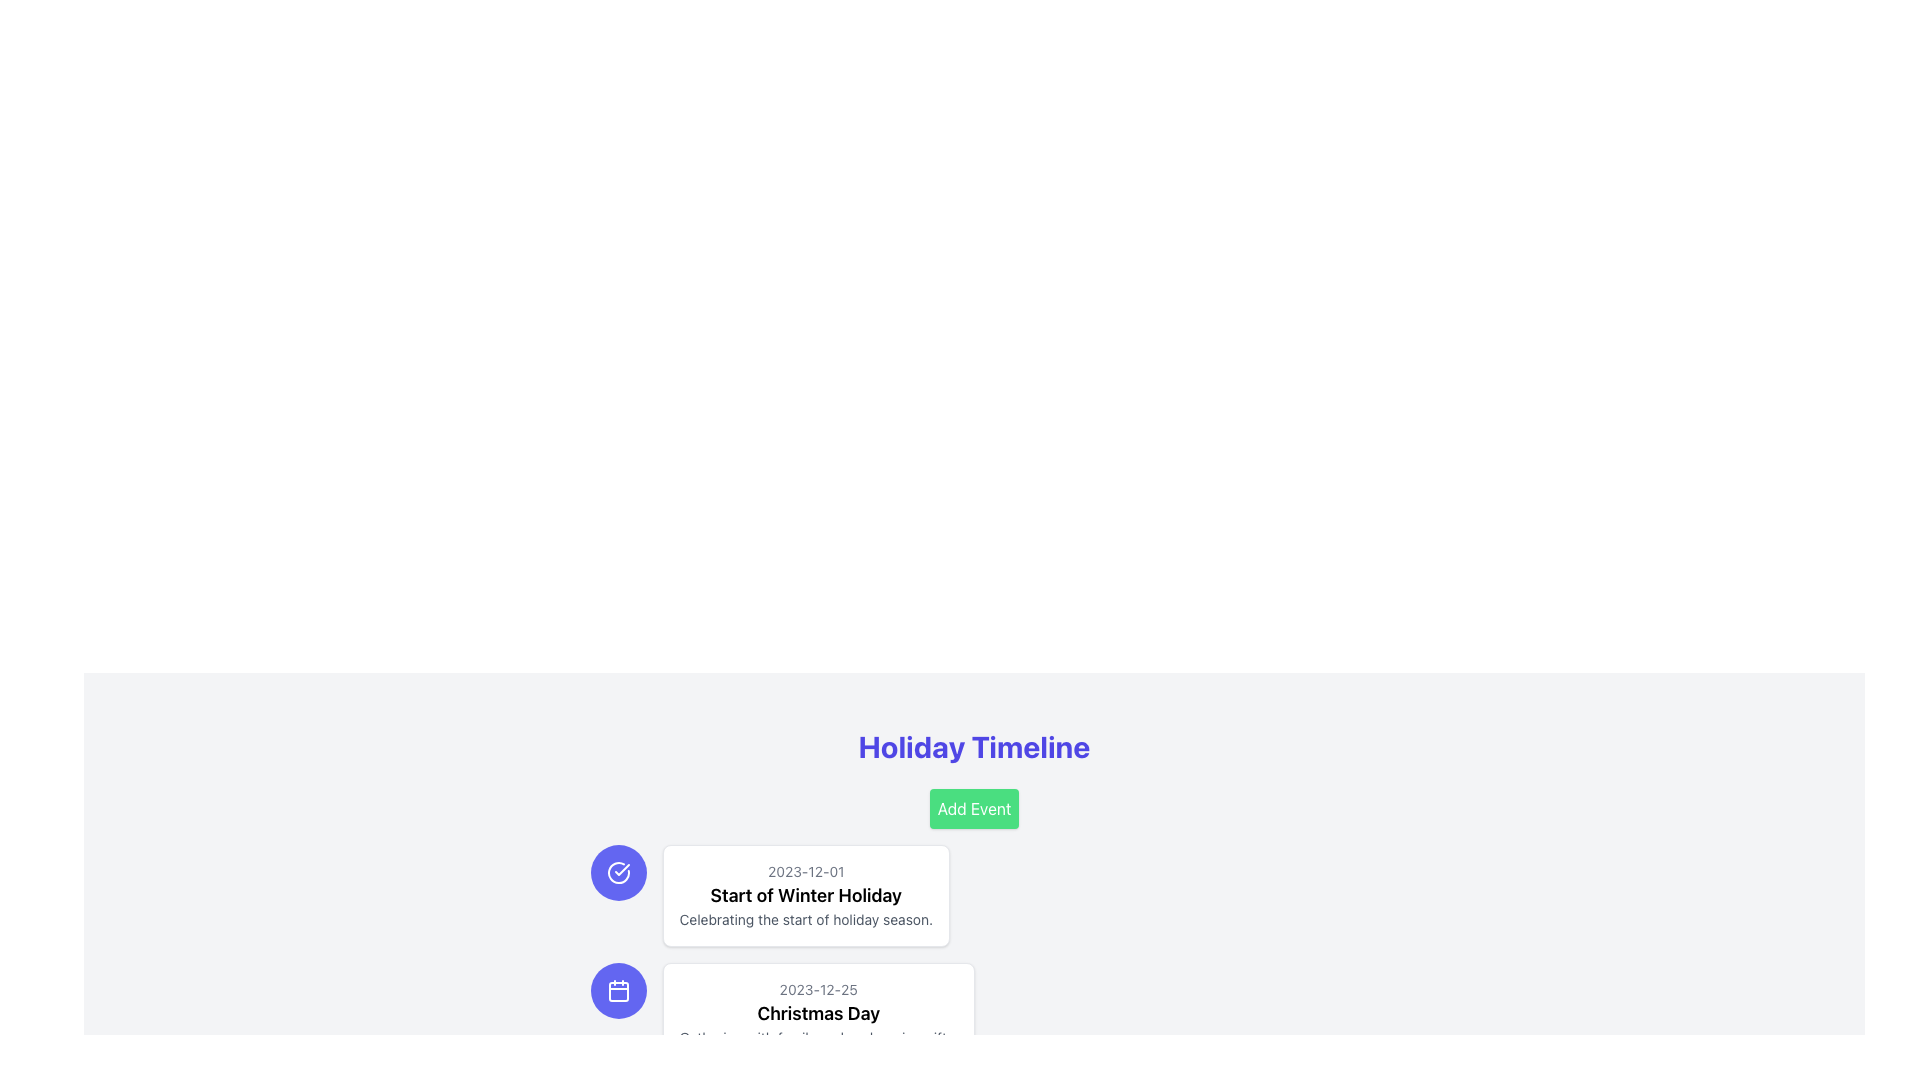 This screenshot has height=1080, width=1920. Describe the element at coordinates (818, 1014) in the screenshot. I see `title of the event labeled as 'Christmas Day', which is the second piece of content in the '2023-12-25' card within the 'Holiday Timeline'` at that location.